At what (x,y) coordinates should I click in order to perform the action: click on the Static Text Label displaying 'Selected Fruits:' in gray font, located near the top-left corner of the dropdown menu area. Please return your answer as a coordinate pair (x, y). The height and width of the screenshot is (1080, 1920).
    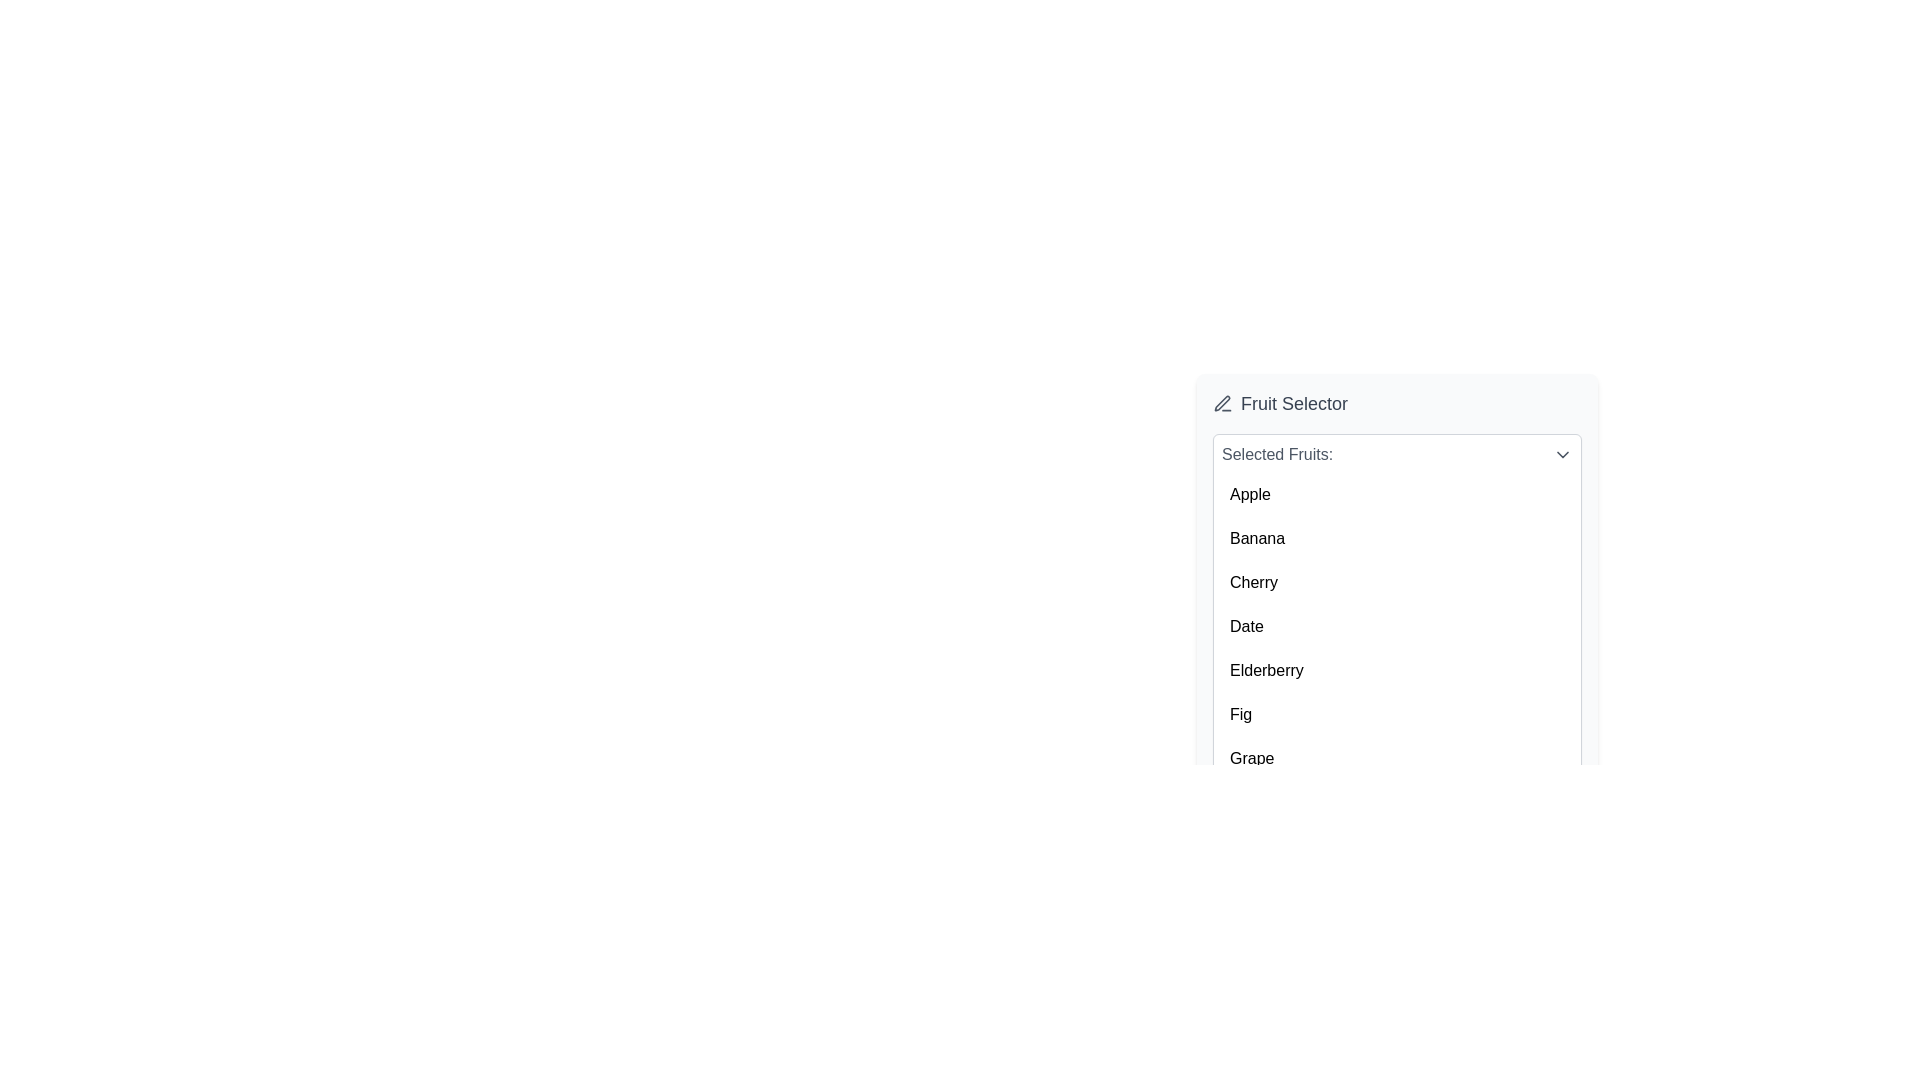
    Looking at the image, I should click on (1276, 455).